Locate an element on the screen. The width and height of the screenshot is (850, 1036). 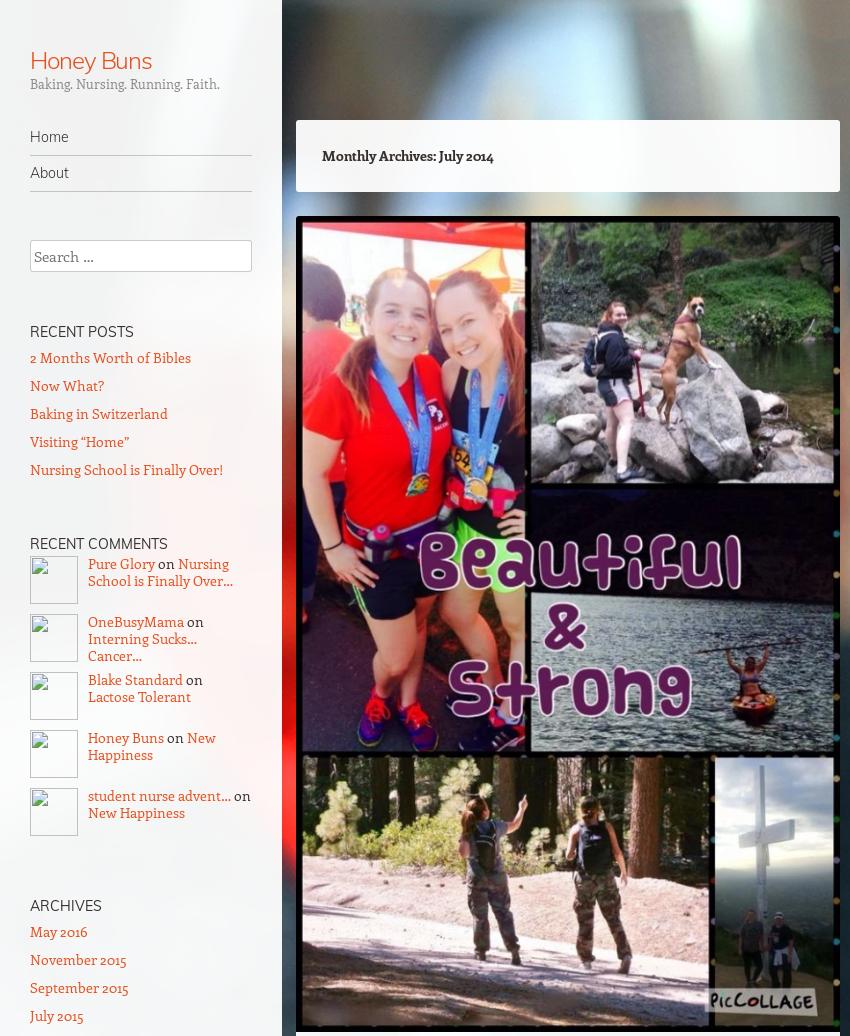
'About' is located at coordinates (49, 173).